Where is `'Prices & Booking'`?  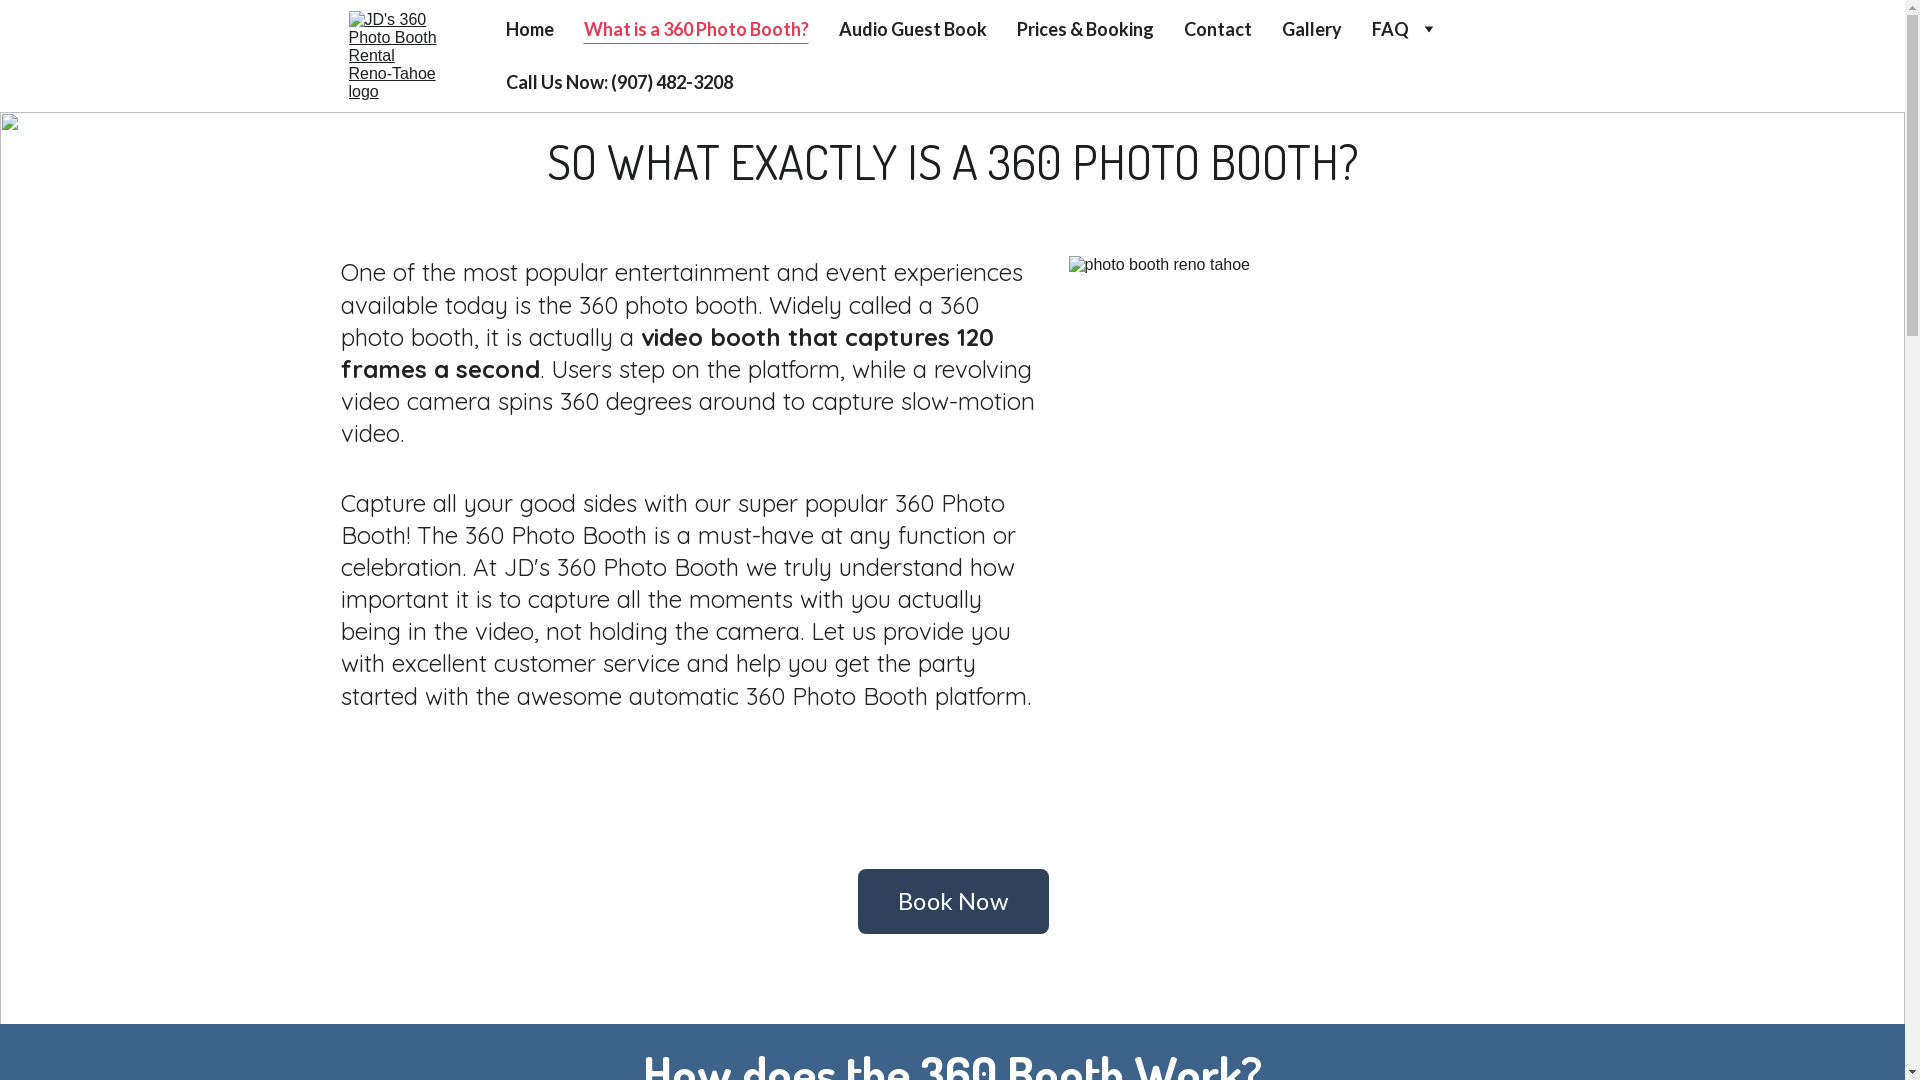
'Prices & Booking' is located at coordinates (1083, 29).